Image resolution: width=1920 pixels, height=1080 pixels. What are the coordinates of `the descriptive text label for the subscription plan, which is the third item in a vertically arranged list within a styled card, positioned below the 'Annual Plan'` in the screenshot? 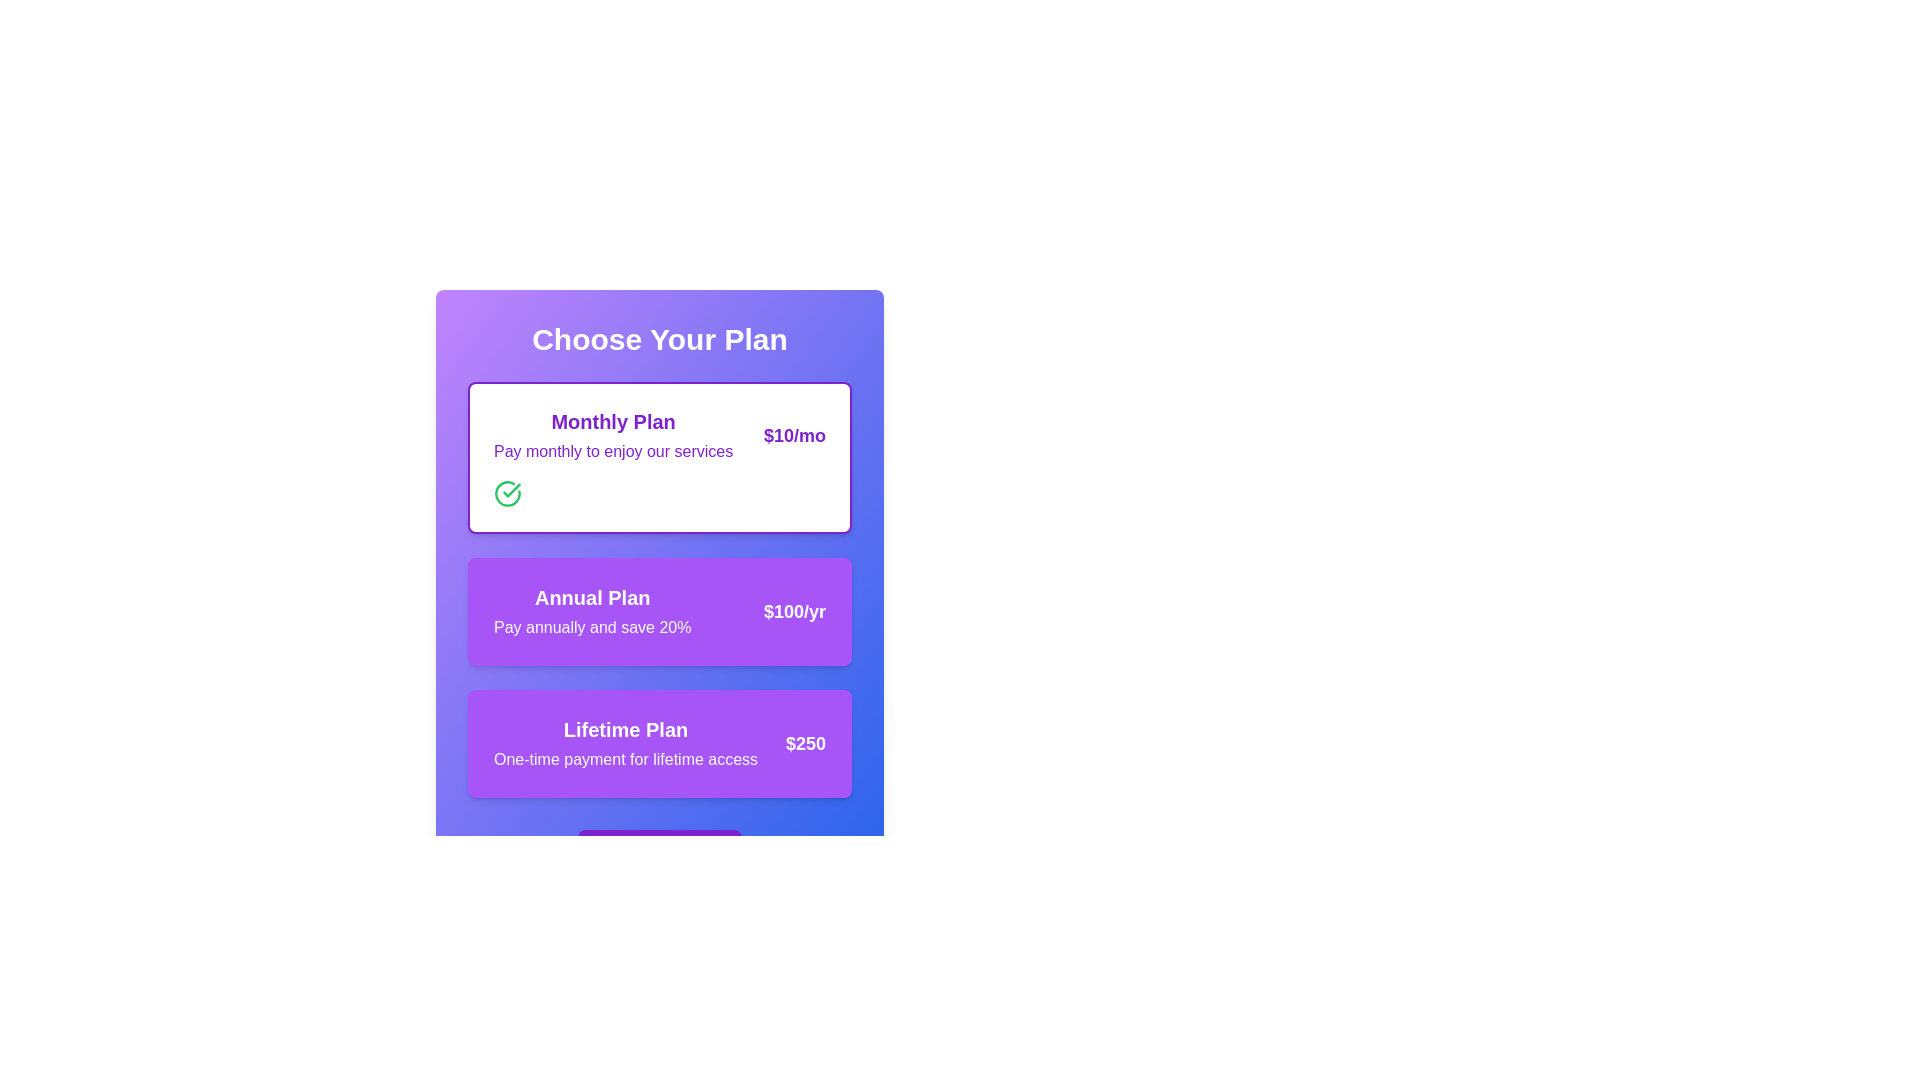 It's located at (625, 744).